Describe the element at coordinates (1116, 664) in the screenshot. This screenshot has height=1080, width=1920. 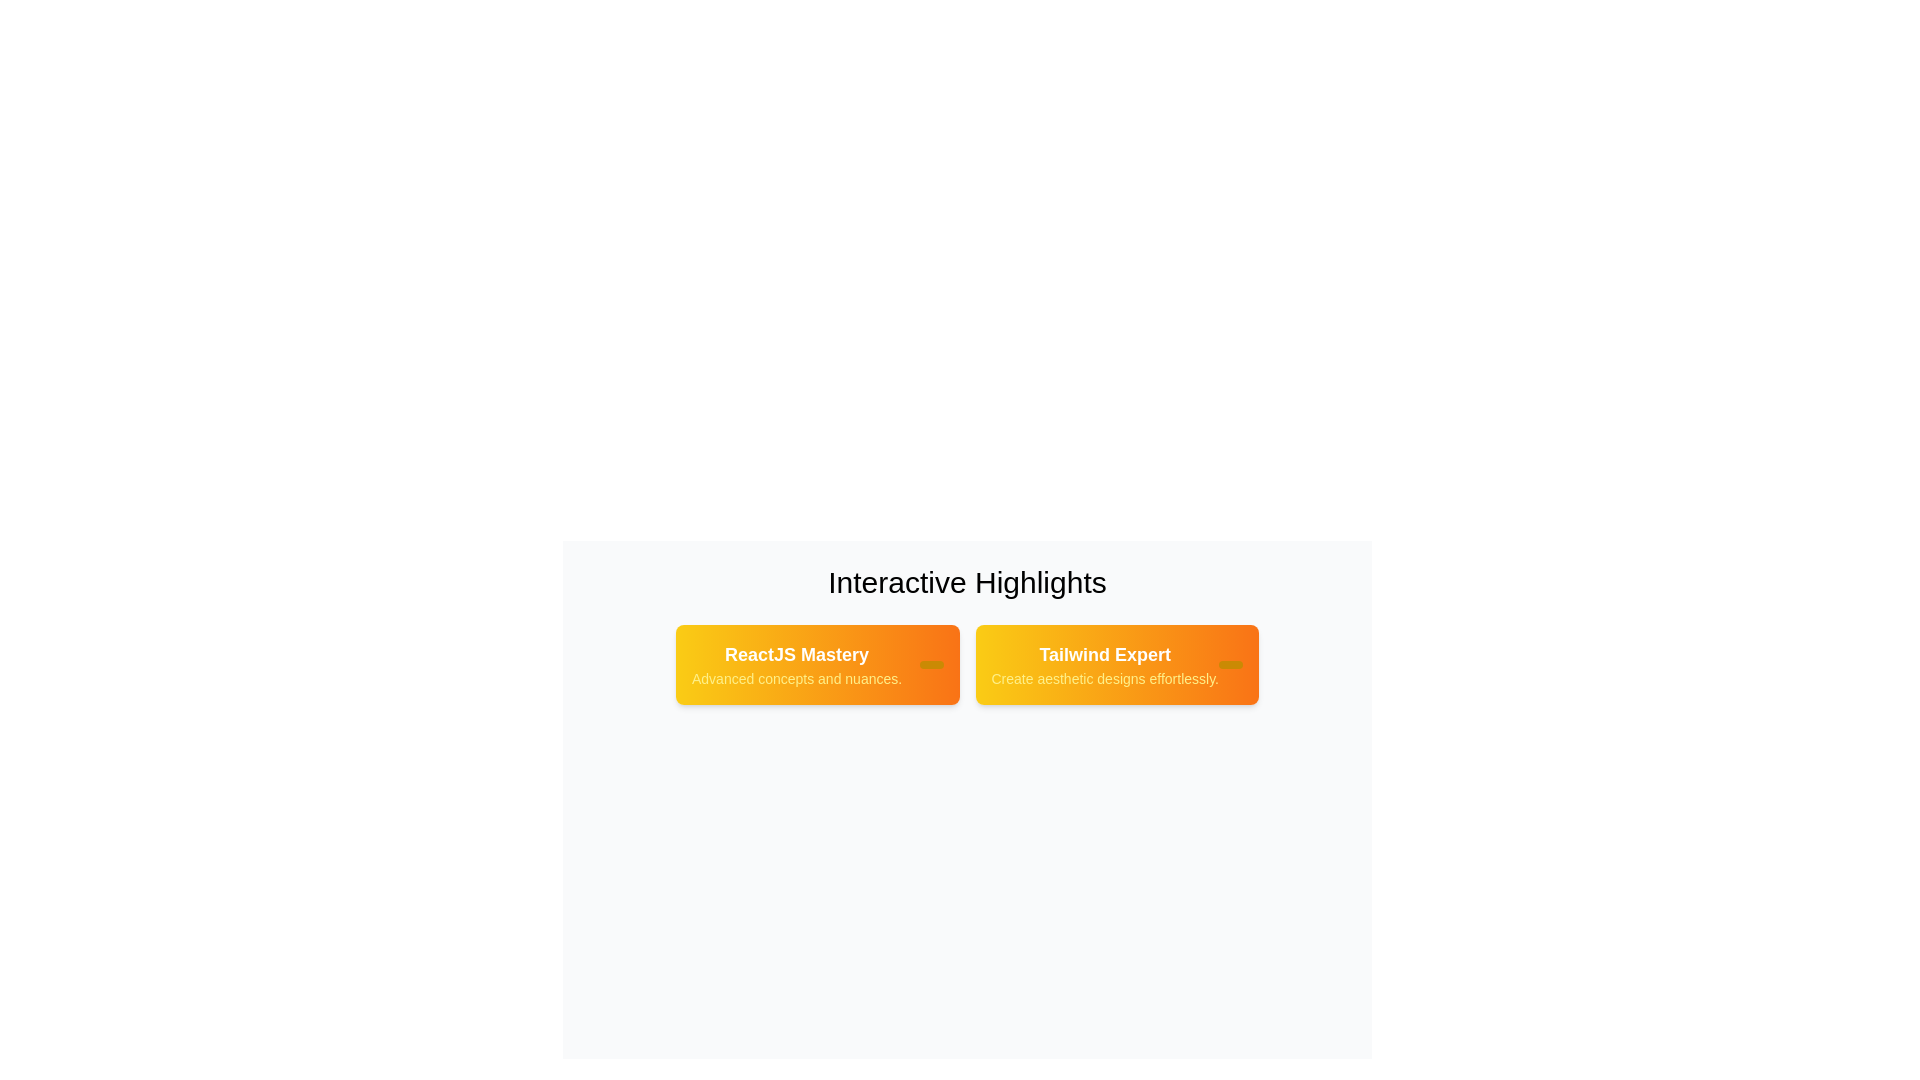
I see `the tag labeled 'Tailwind Expert' to observe its hover effect and background gradient` at that location.